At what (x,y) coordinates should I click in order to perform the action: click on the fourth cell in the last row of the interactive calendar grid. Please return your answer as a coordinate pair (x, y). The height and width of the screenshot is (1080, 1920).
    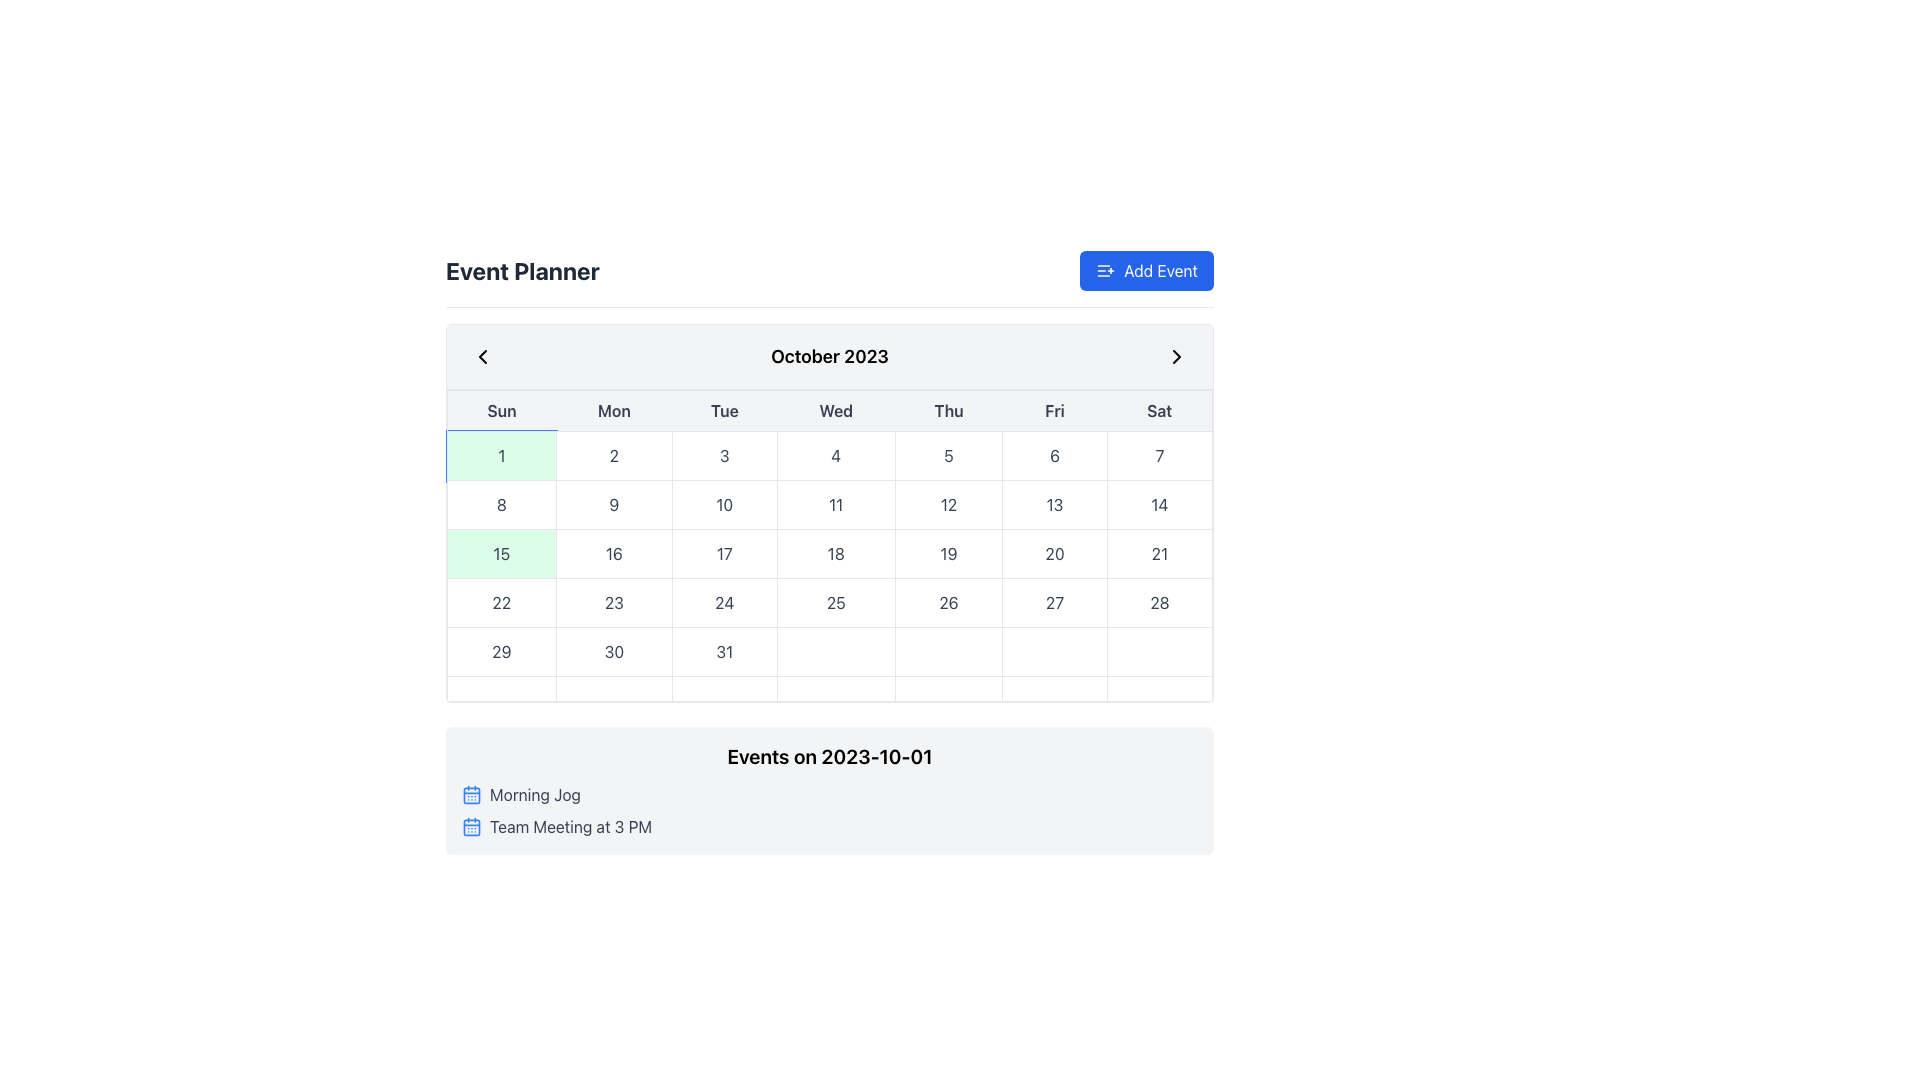
    Looking at the image, I should click on (836, 651).